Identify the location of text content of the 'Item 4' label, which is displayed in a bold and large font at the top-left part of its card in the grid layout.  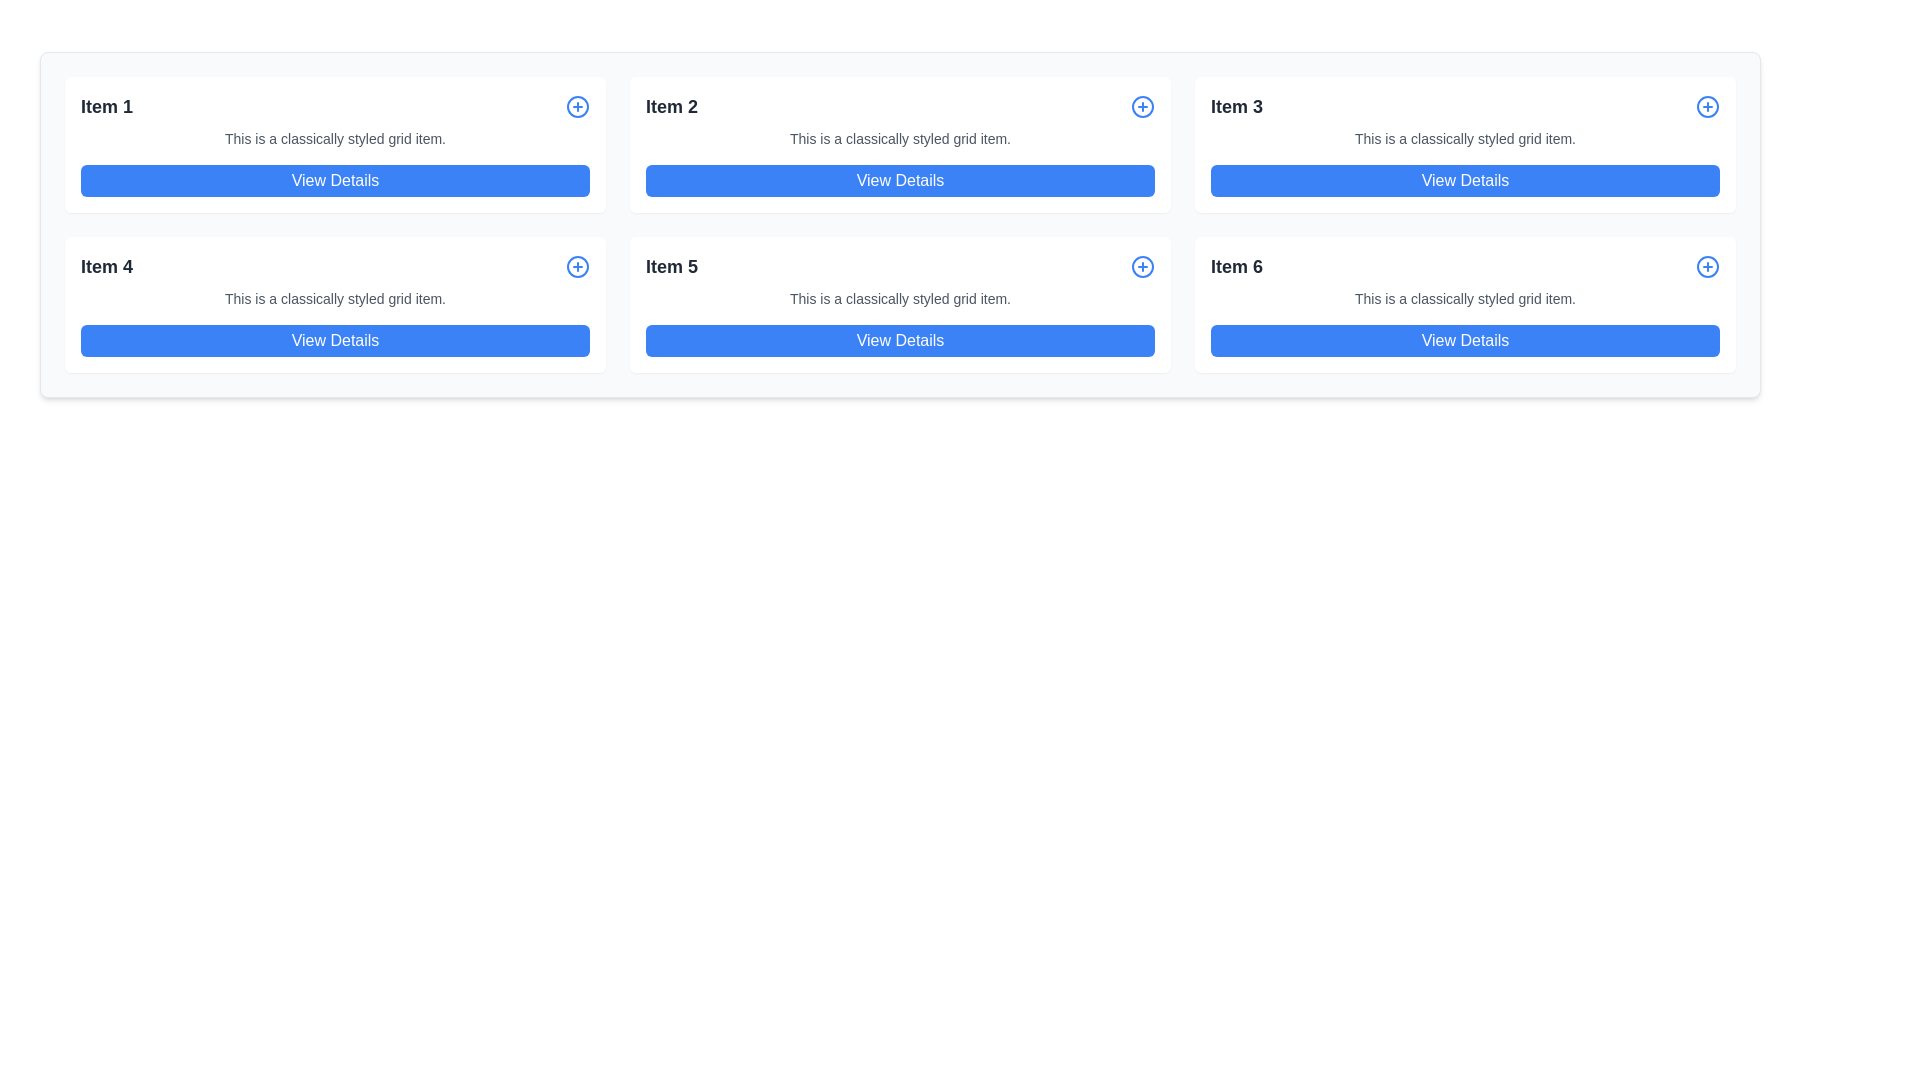
(105, 265).